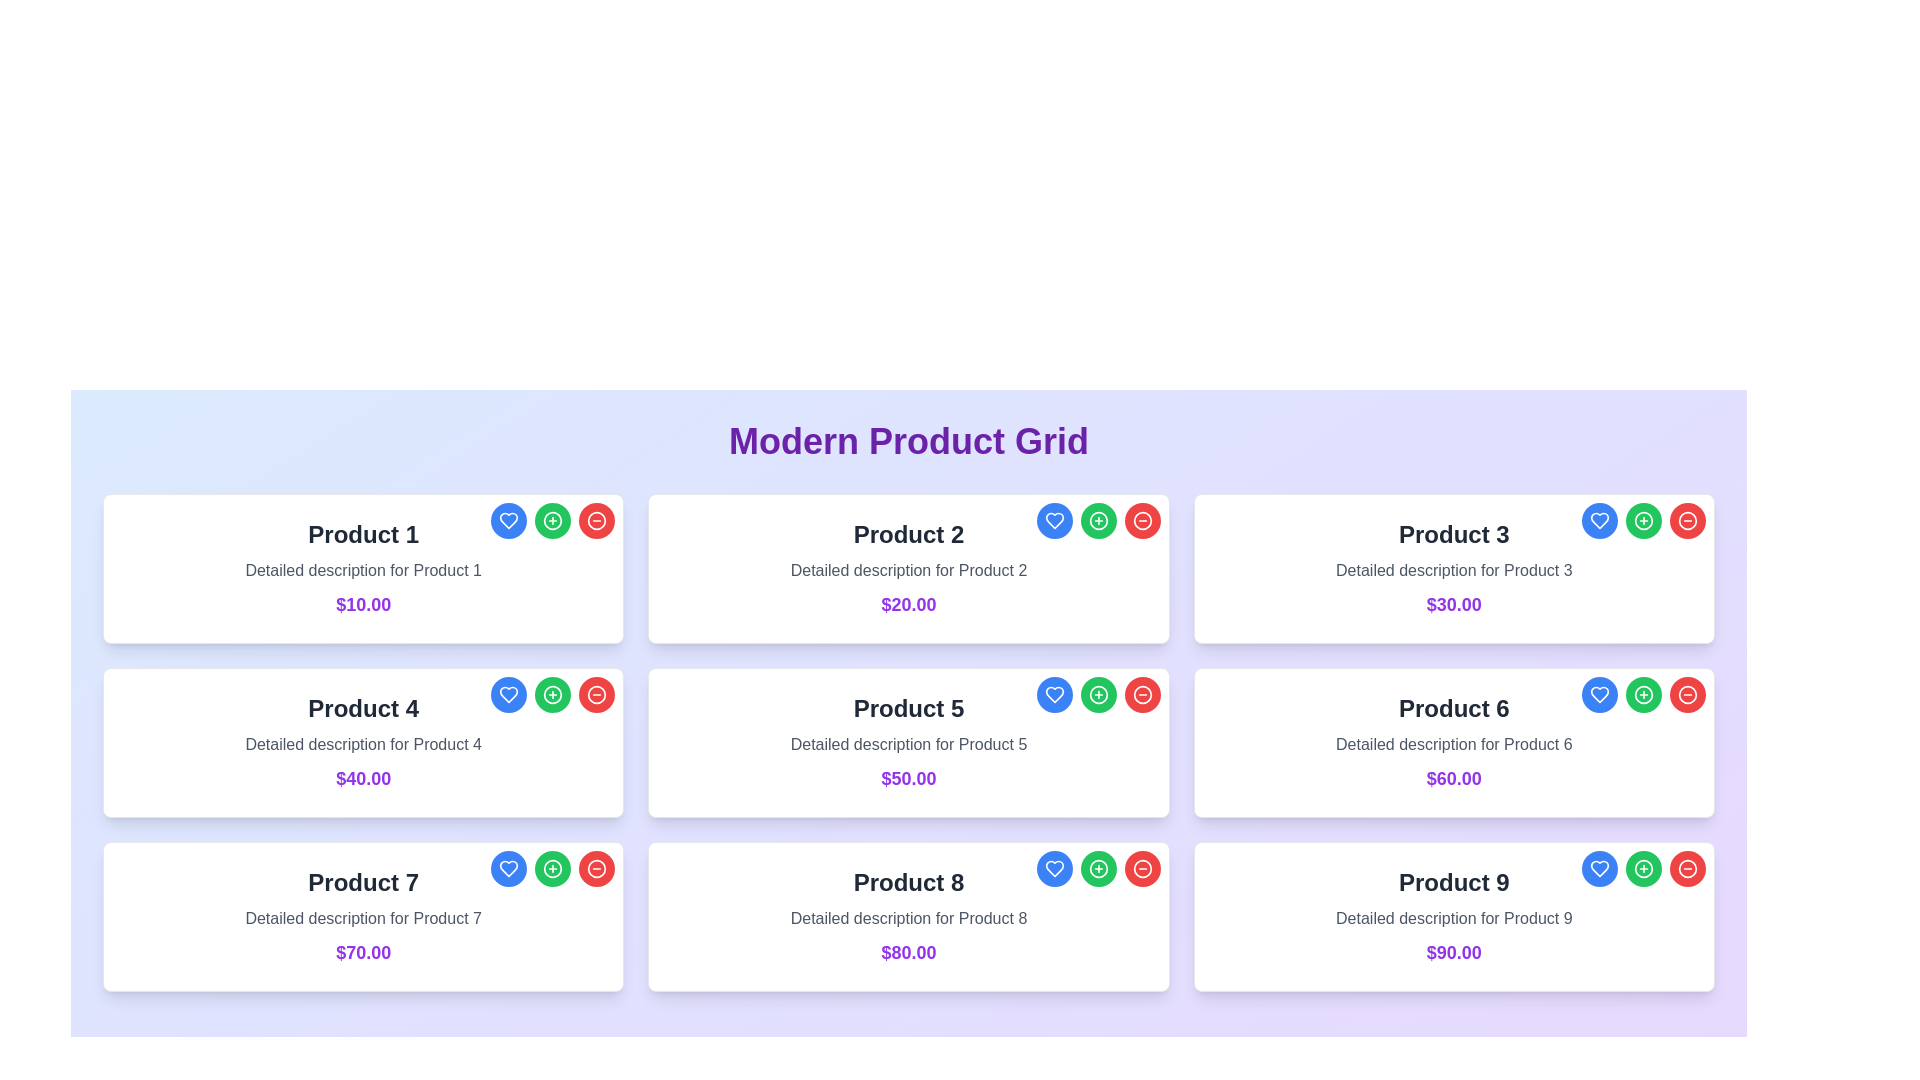 The height and width of the screenshot is (1080, 1920). I want to click on the interactive button located next to 'Product 6', which is the second button in the row, so click(1643, 693).